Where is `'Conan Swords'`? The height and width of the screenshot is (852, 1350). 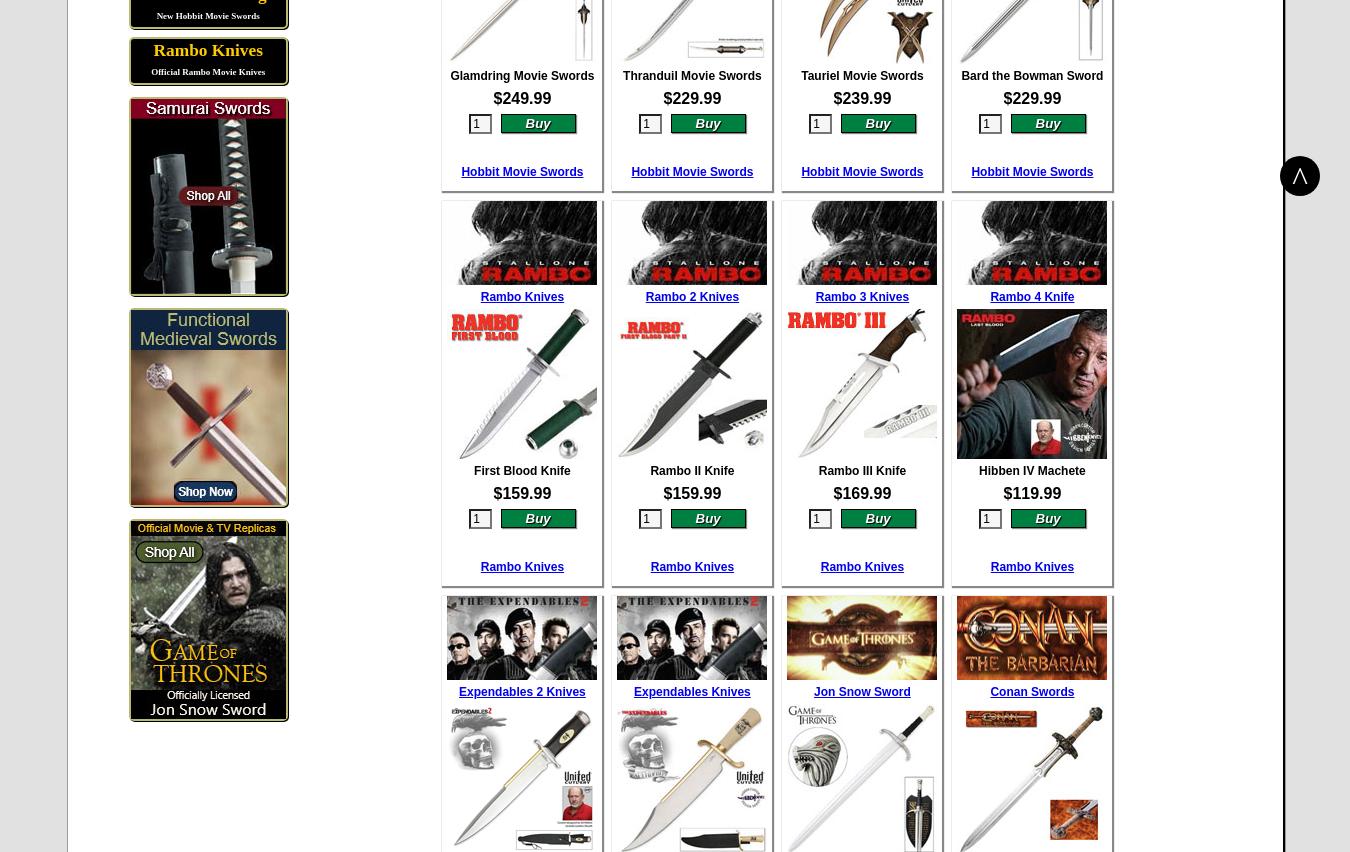
'Conan Swords' is located at coordinates (1031, 690).